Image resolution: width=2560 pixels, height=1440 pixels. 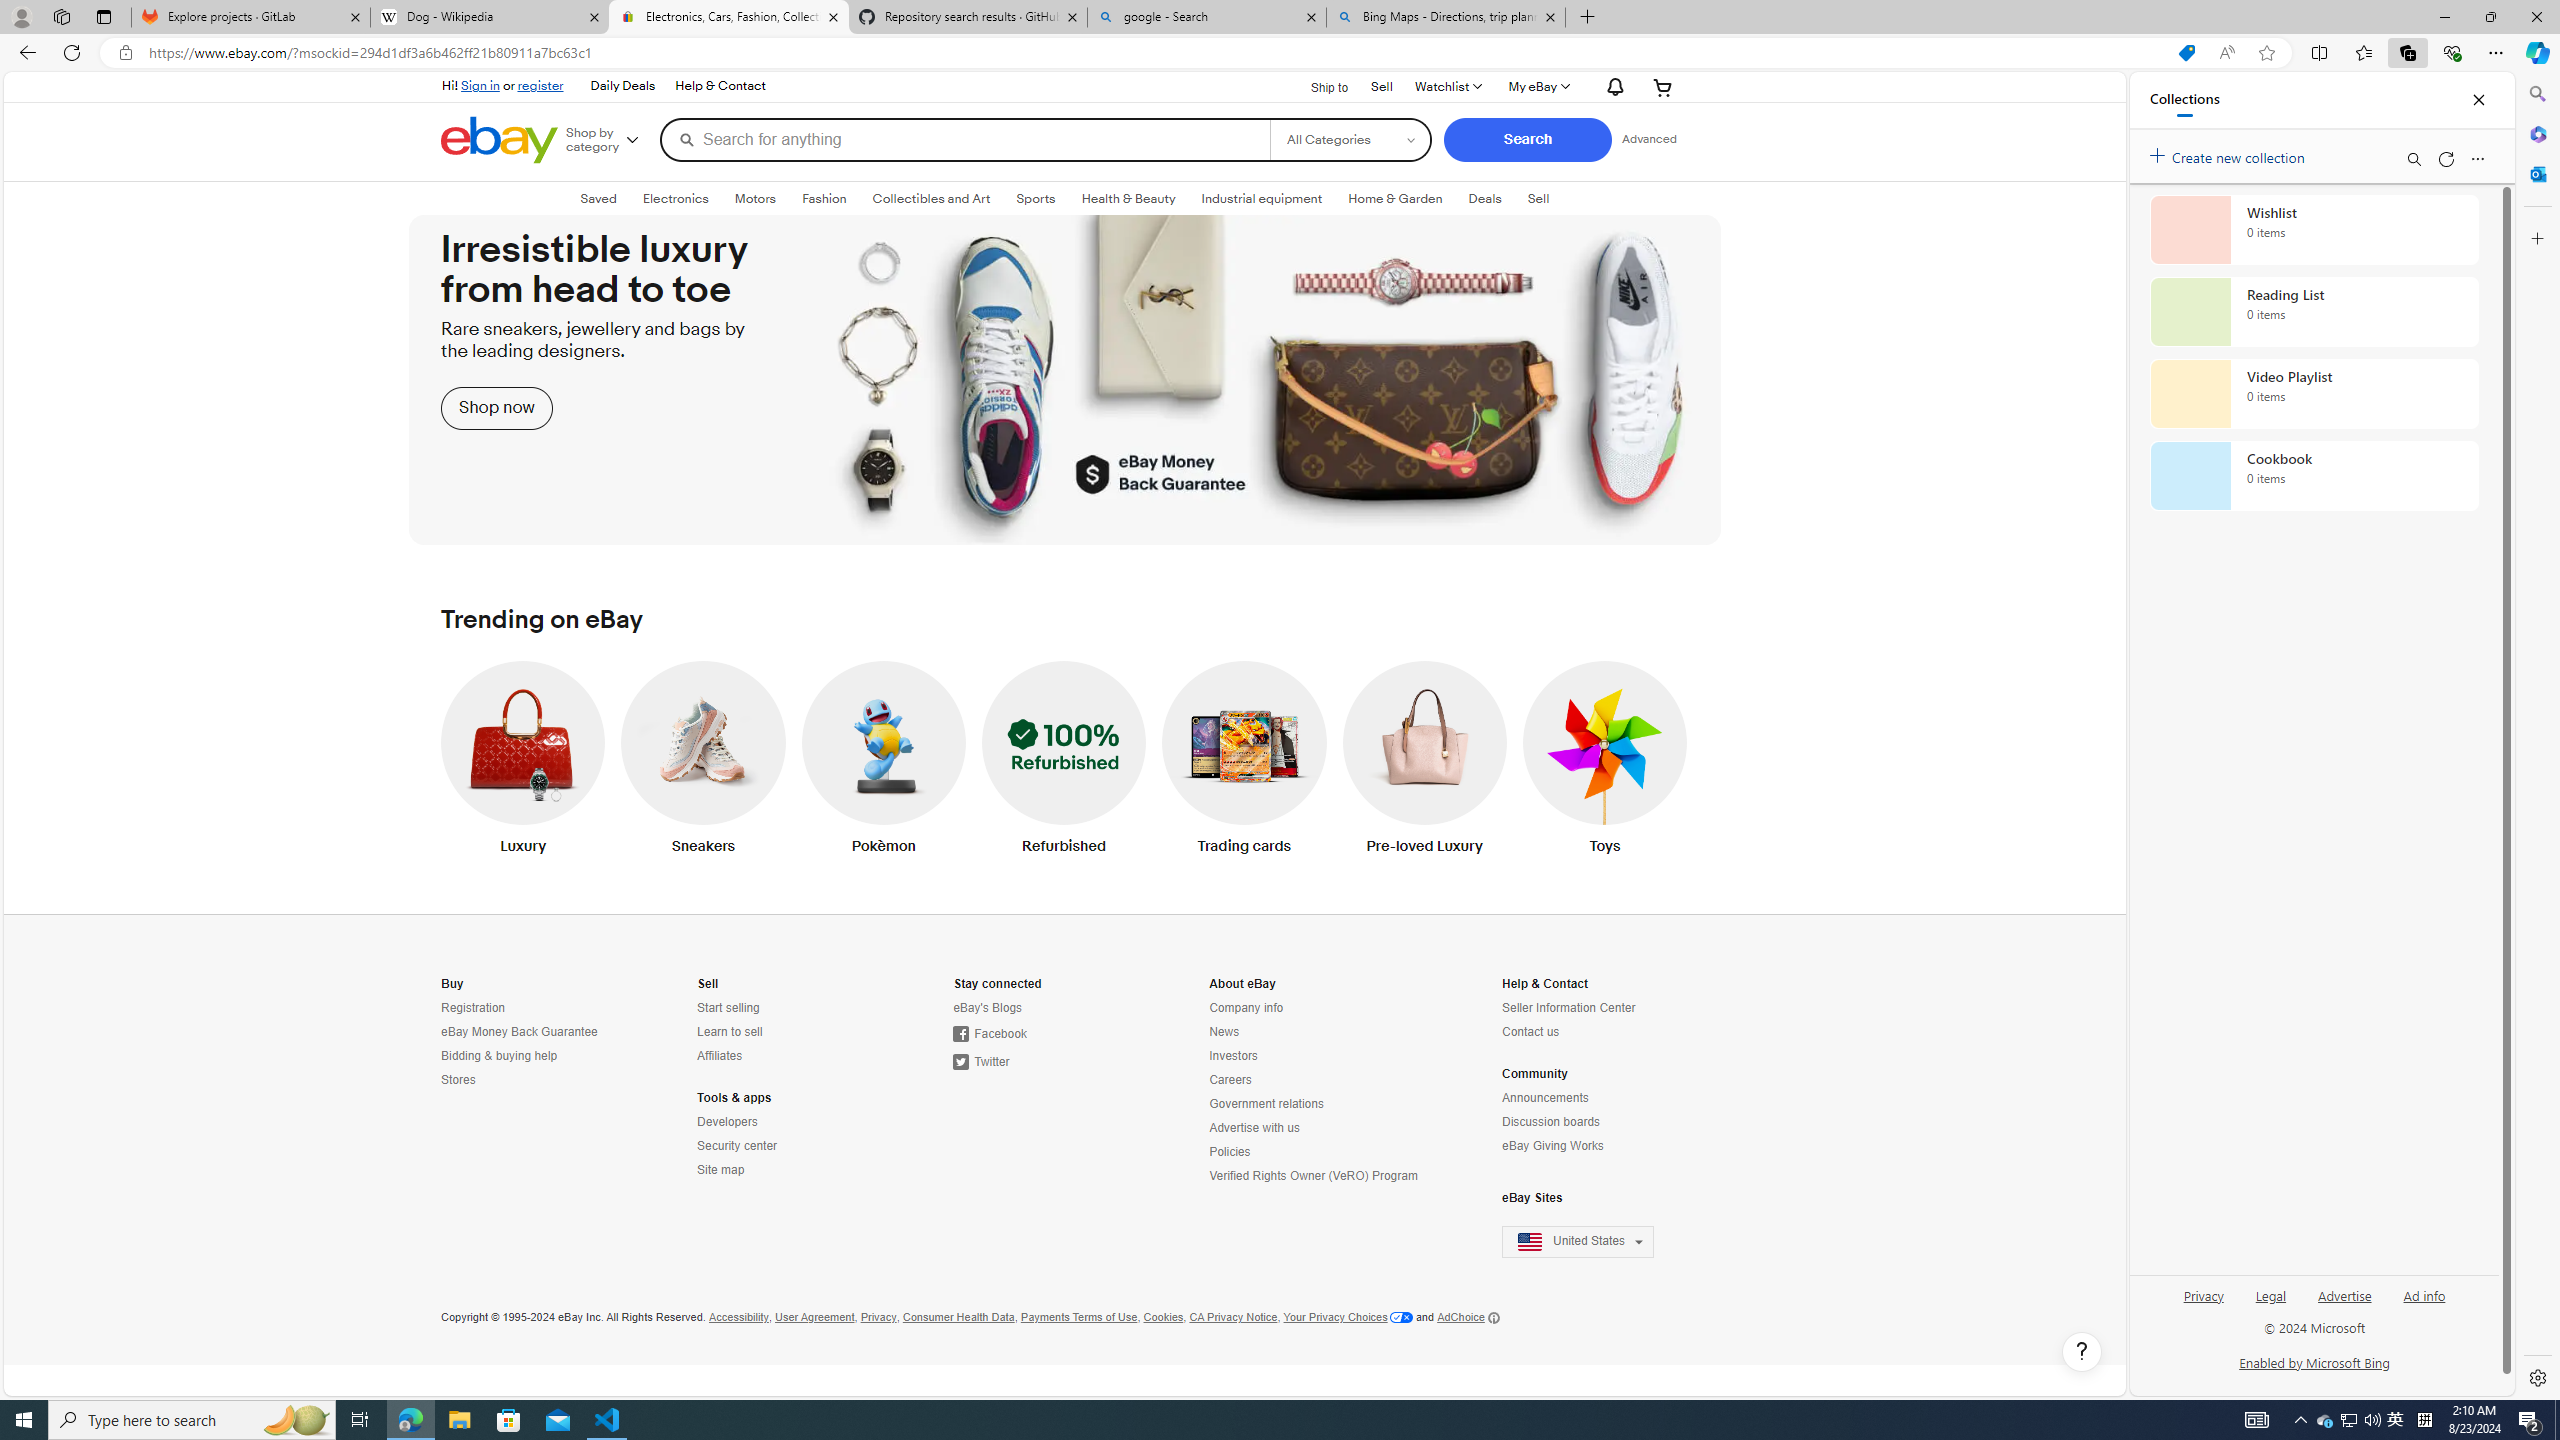 I want to click on 'Payments Terms of Use', so click(x=1079, y=1317).